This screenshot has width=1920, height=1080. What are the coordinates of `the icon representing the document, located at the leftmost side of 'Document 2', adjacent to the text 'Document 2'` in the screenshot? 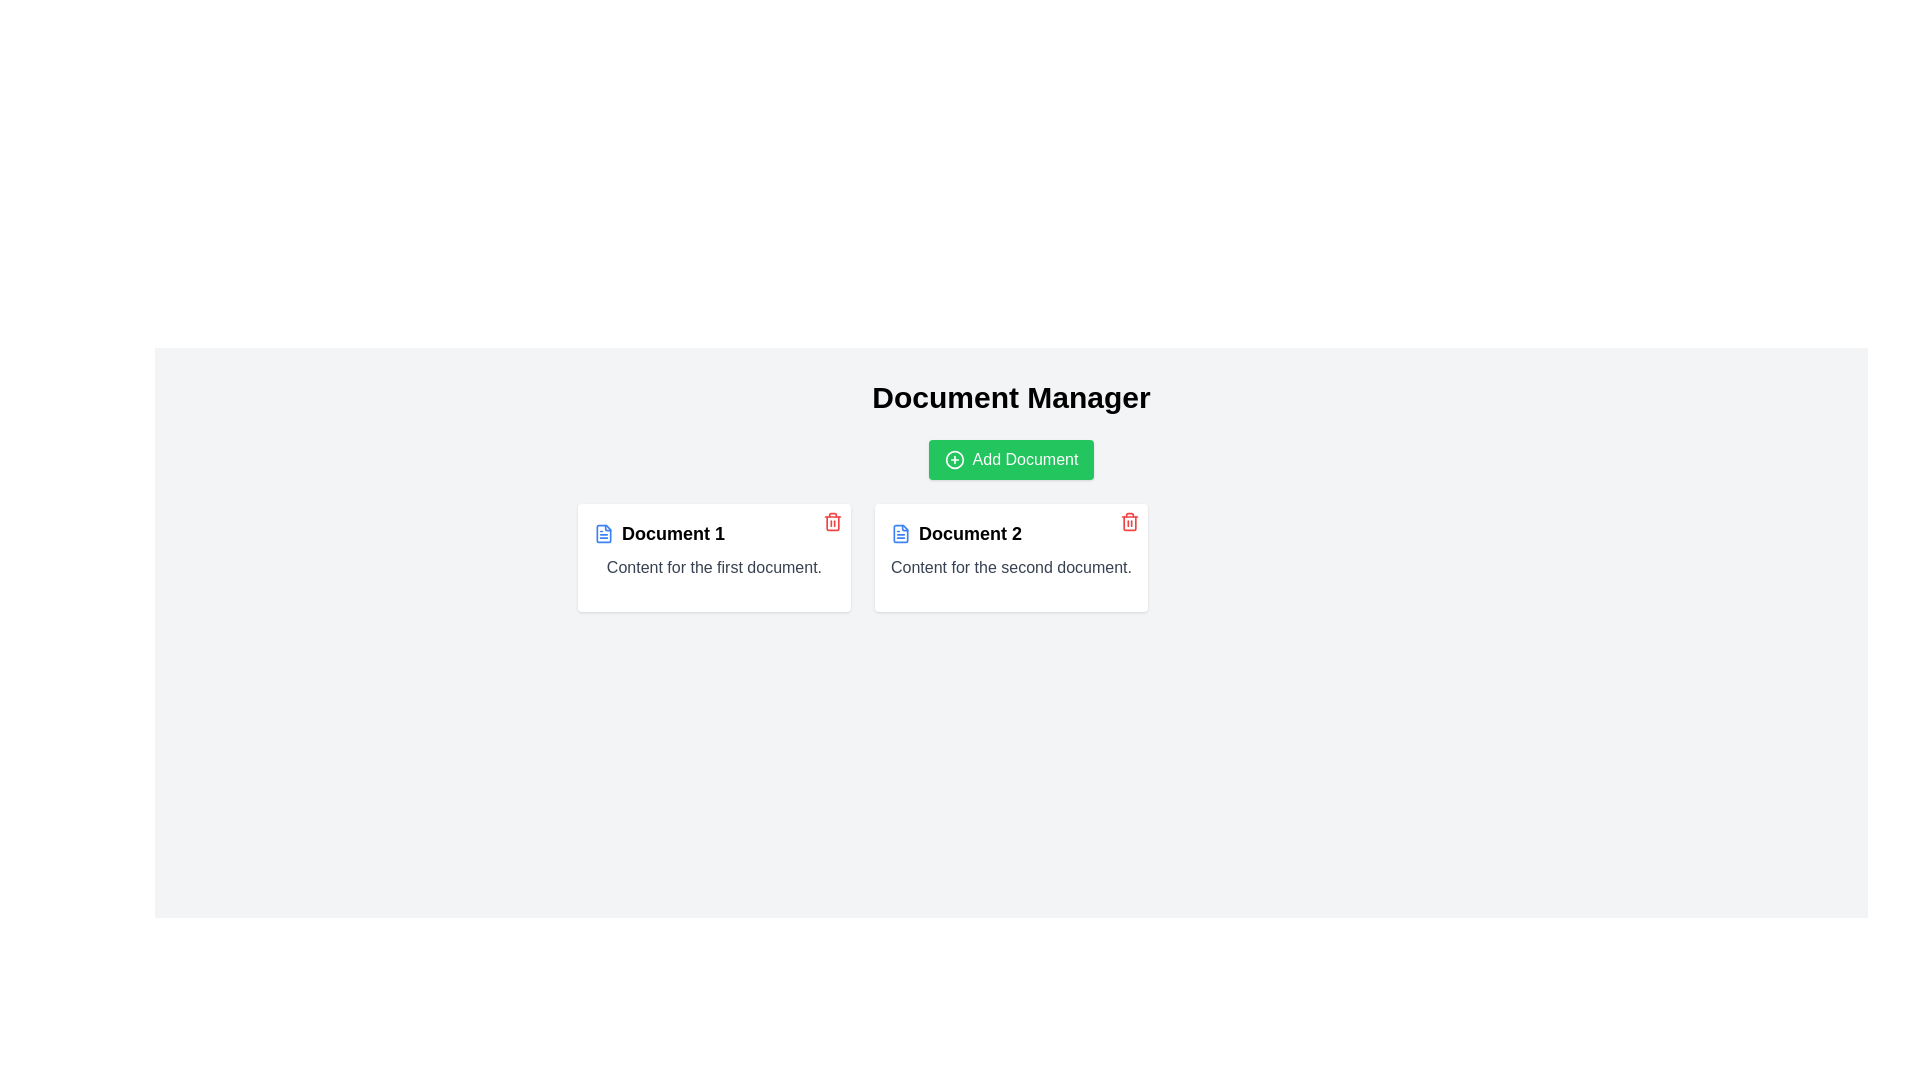 It's located at (900, 532).